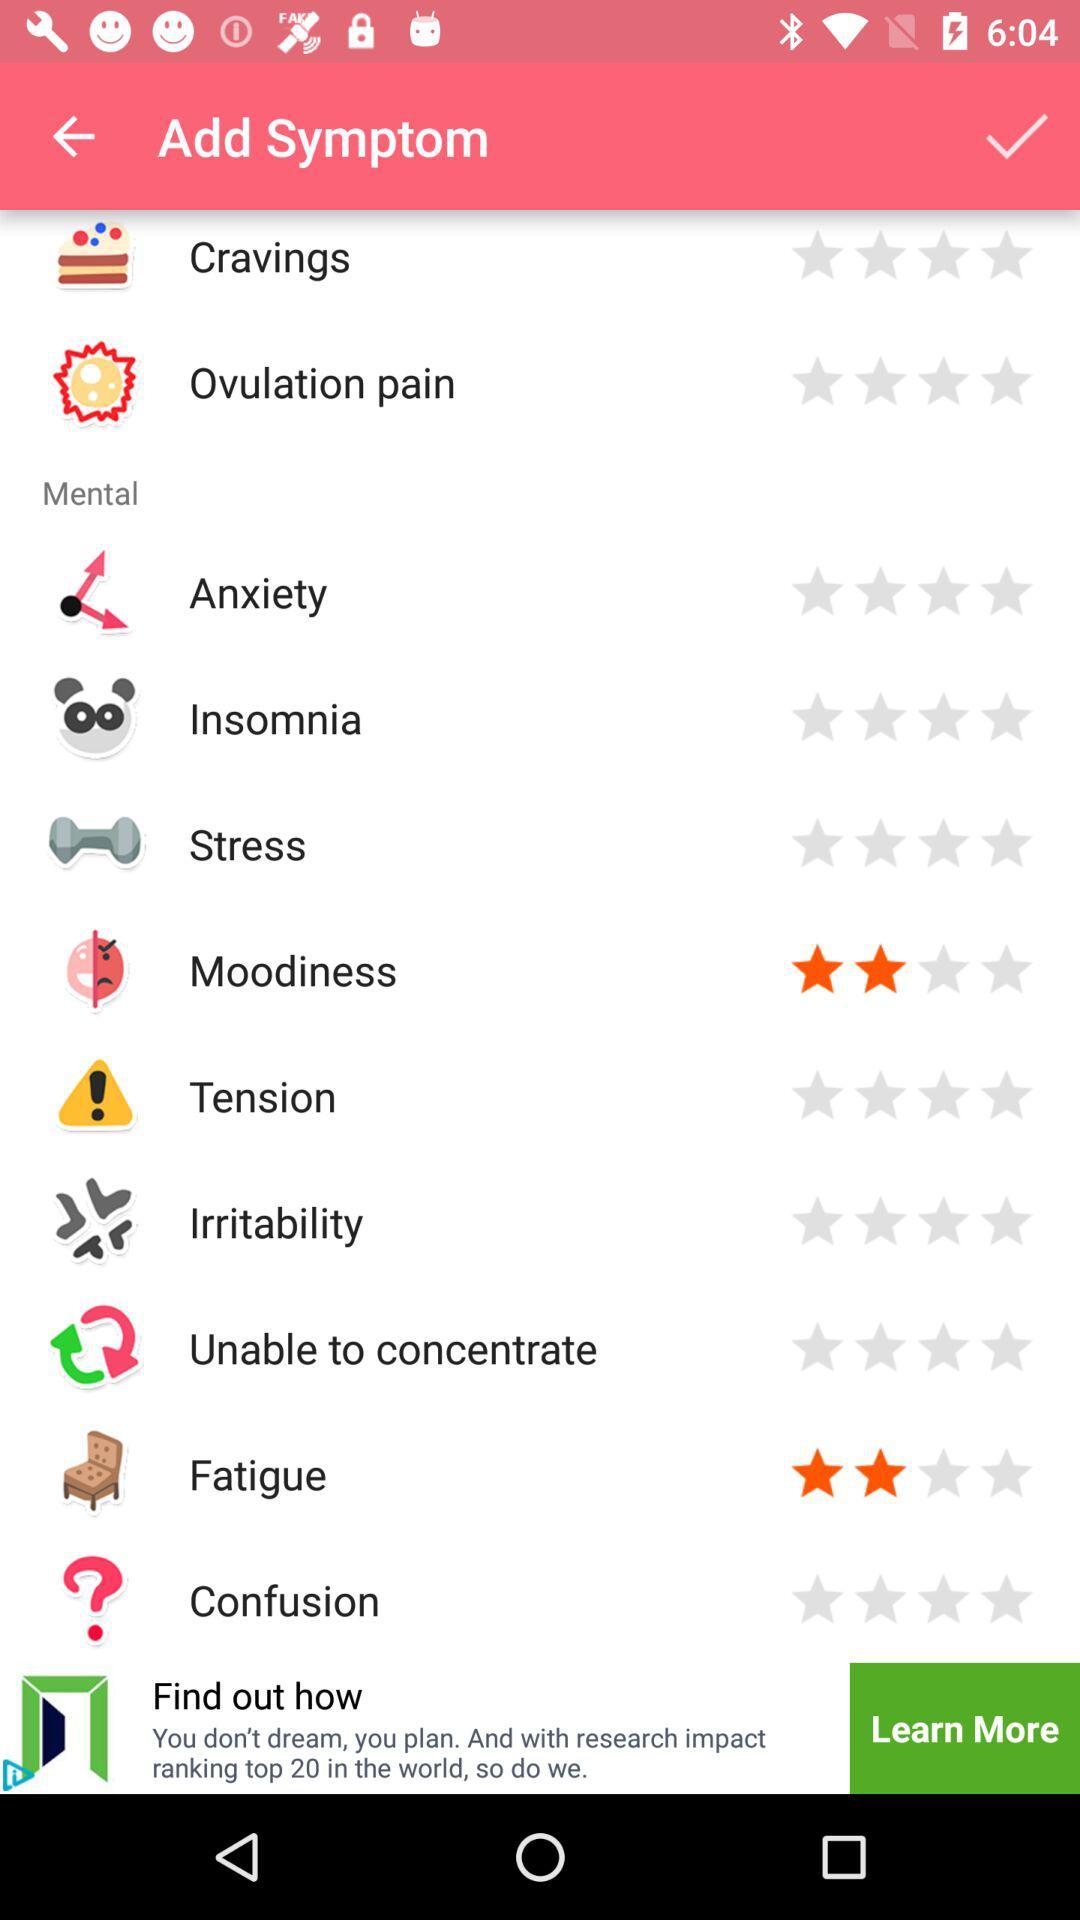 Image resolution: width=1080 pixels, height=1920 pixels. Describe the element at coordinates (1006, 843) in the screenshot. I see `rate item 4 stars` at that location.